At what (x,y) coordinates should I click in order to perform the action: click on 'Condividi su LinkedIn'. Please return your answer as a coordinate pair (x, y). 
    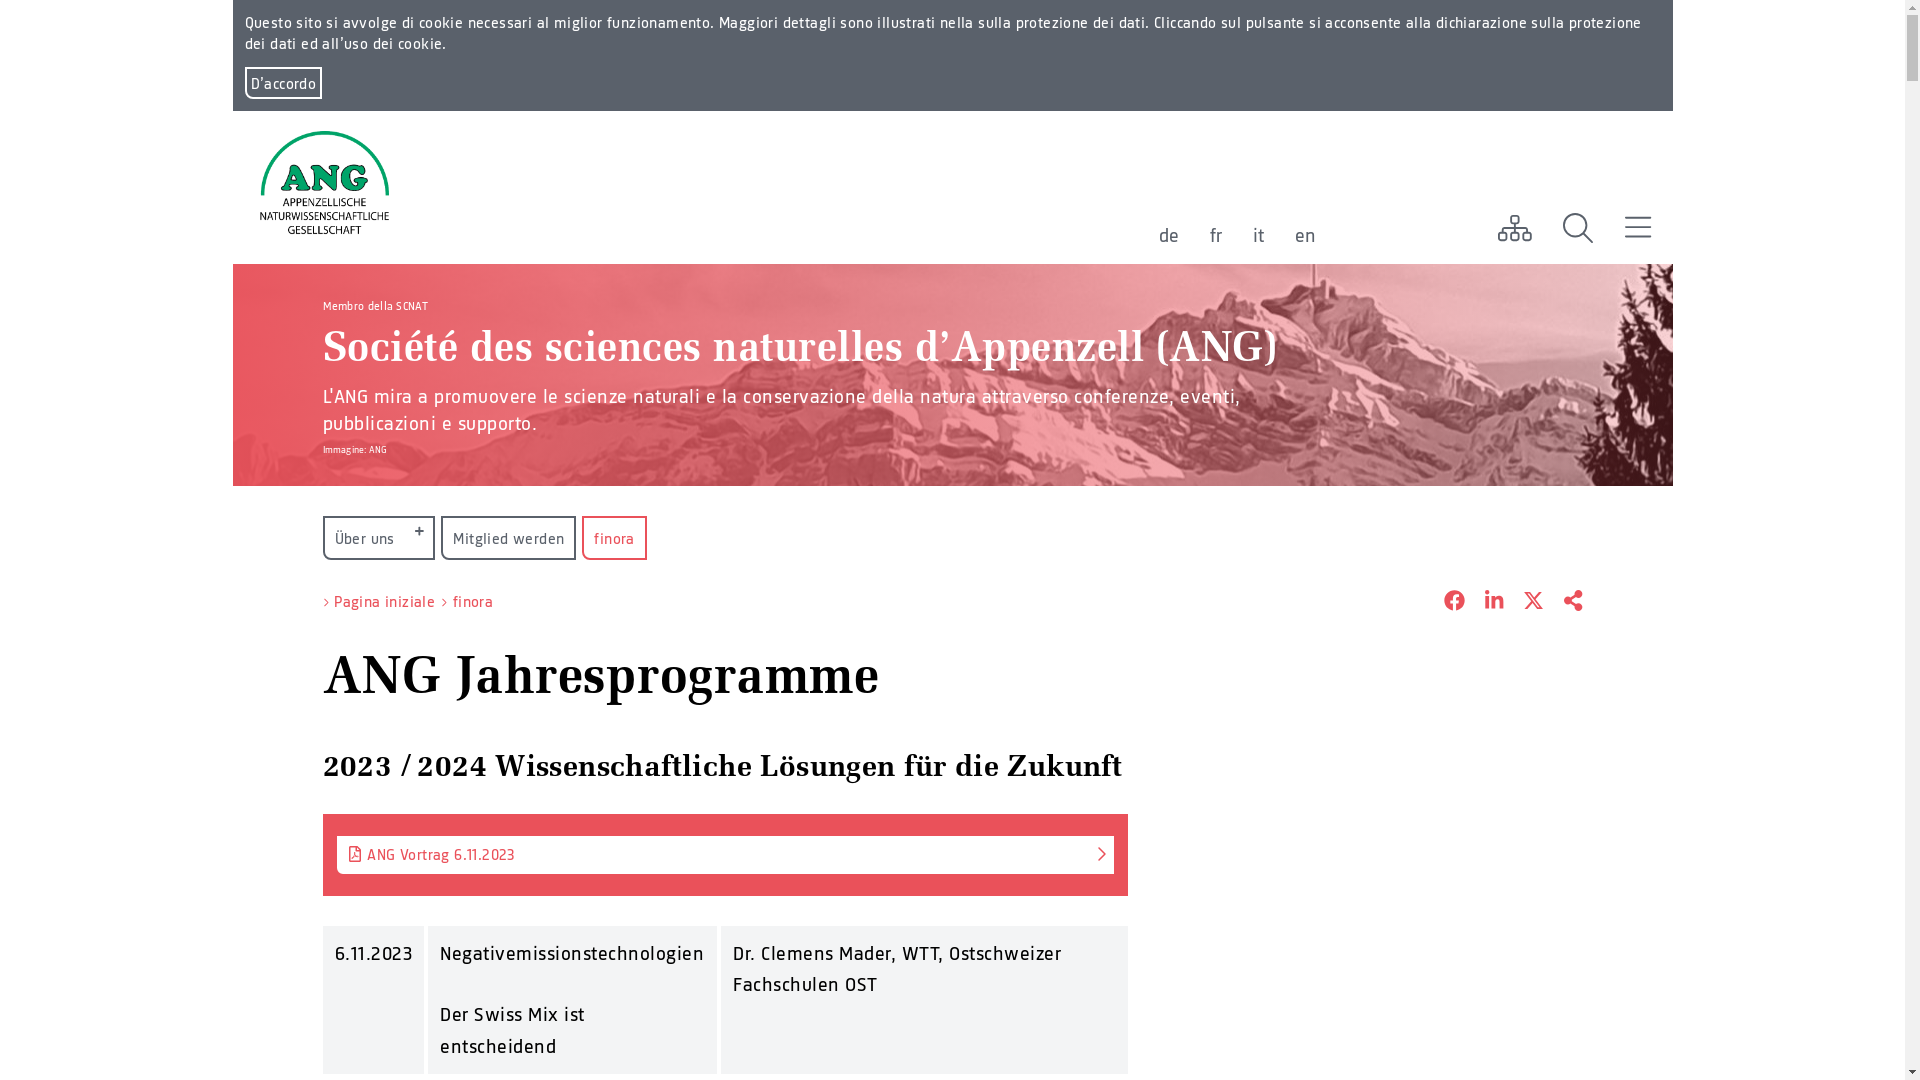
    Looking at the image, I should click on (1483, 601).